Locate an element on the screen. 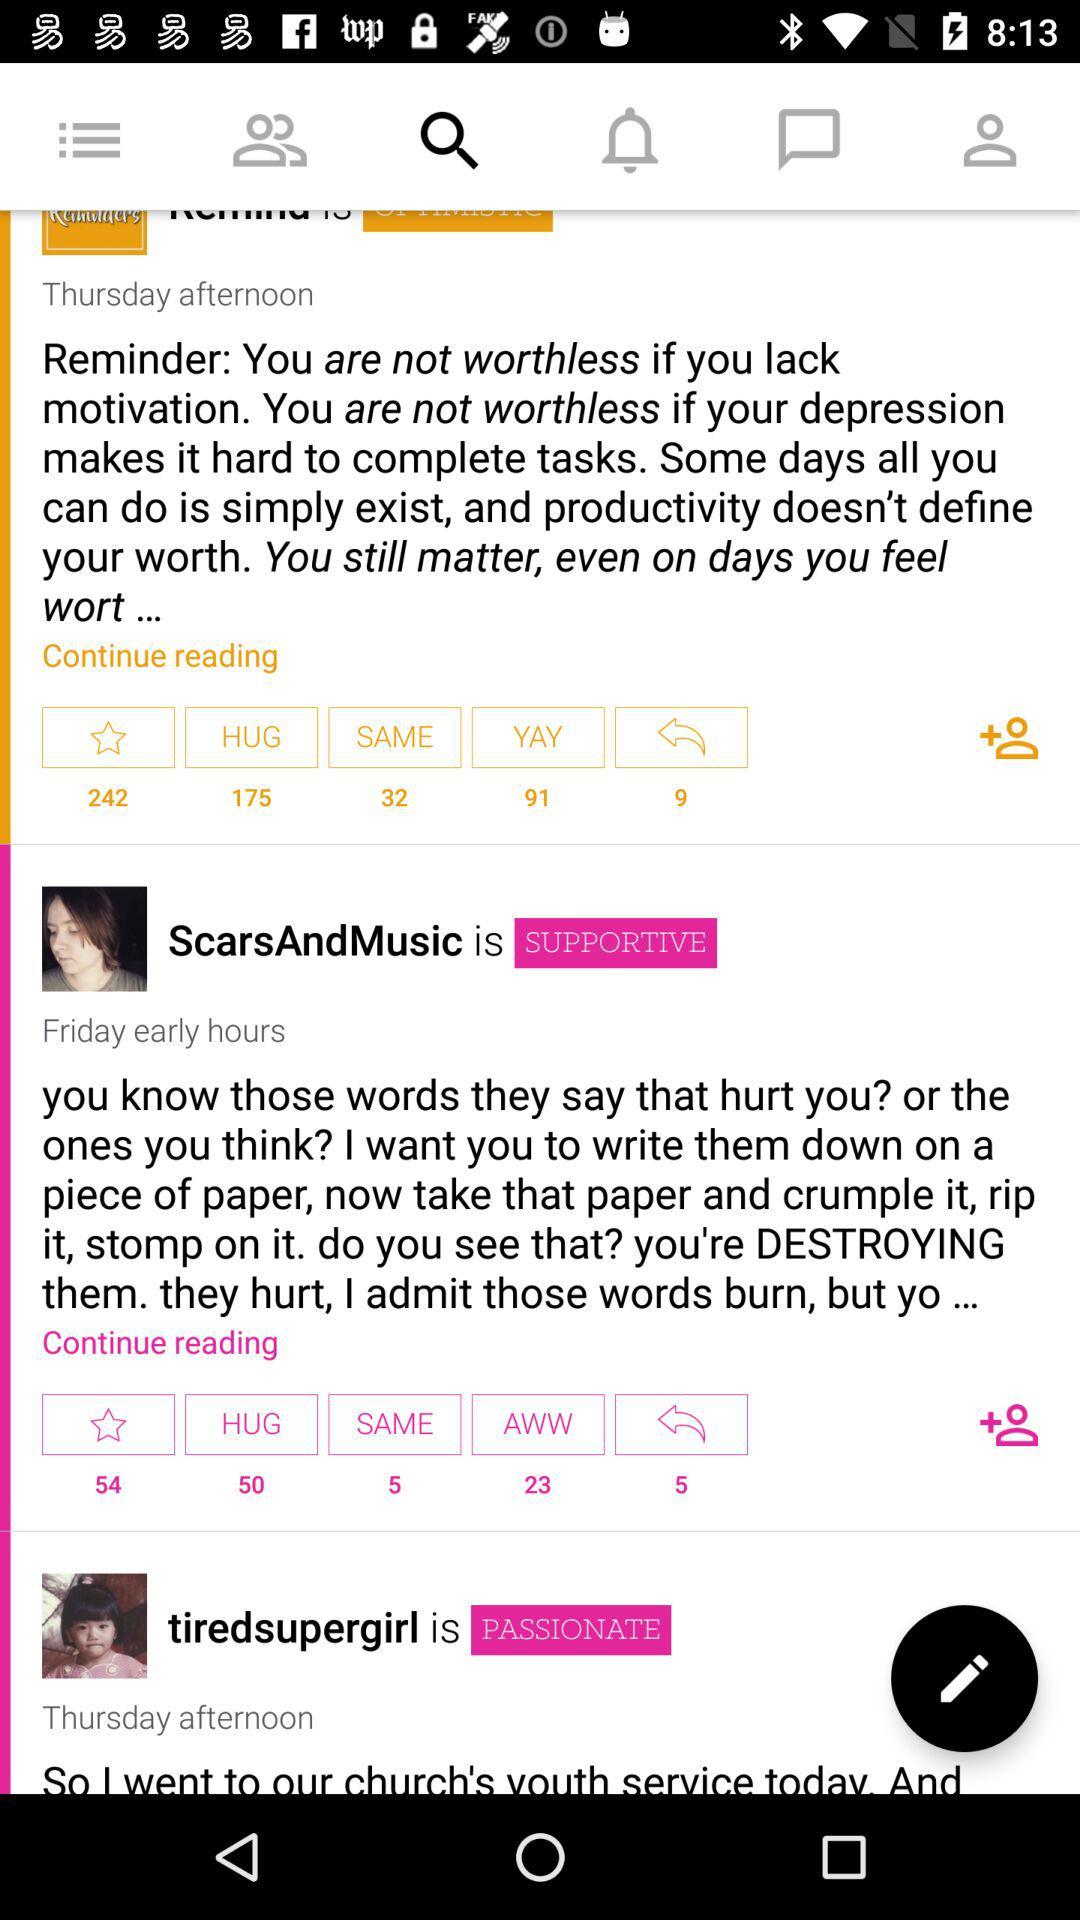 This screenshot has width=1080, height=1920. favorite is located at coordinates (108, 1423).